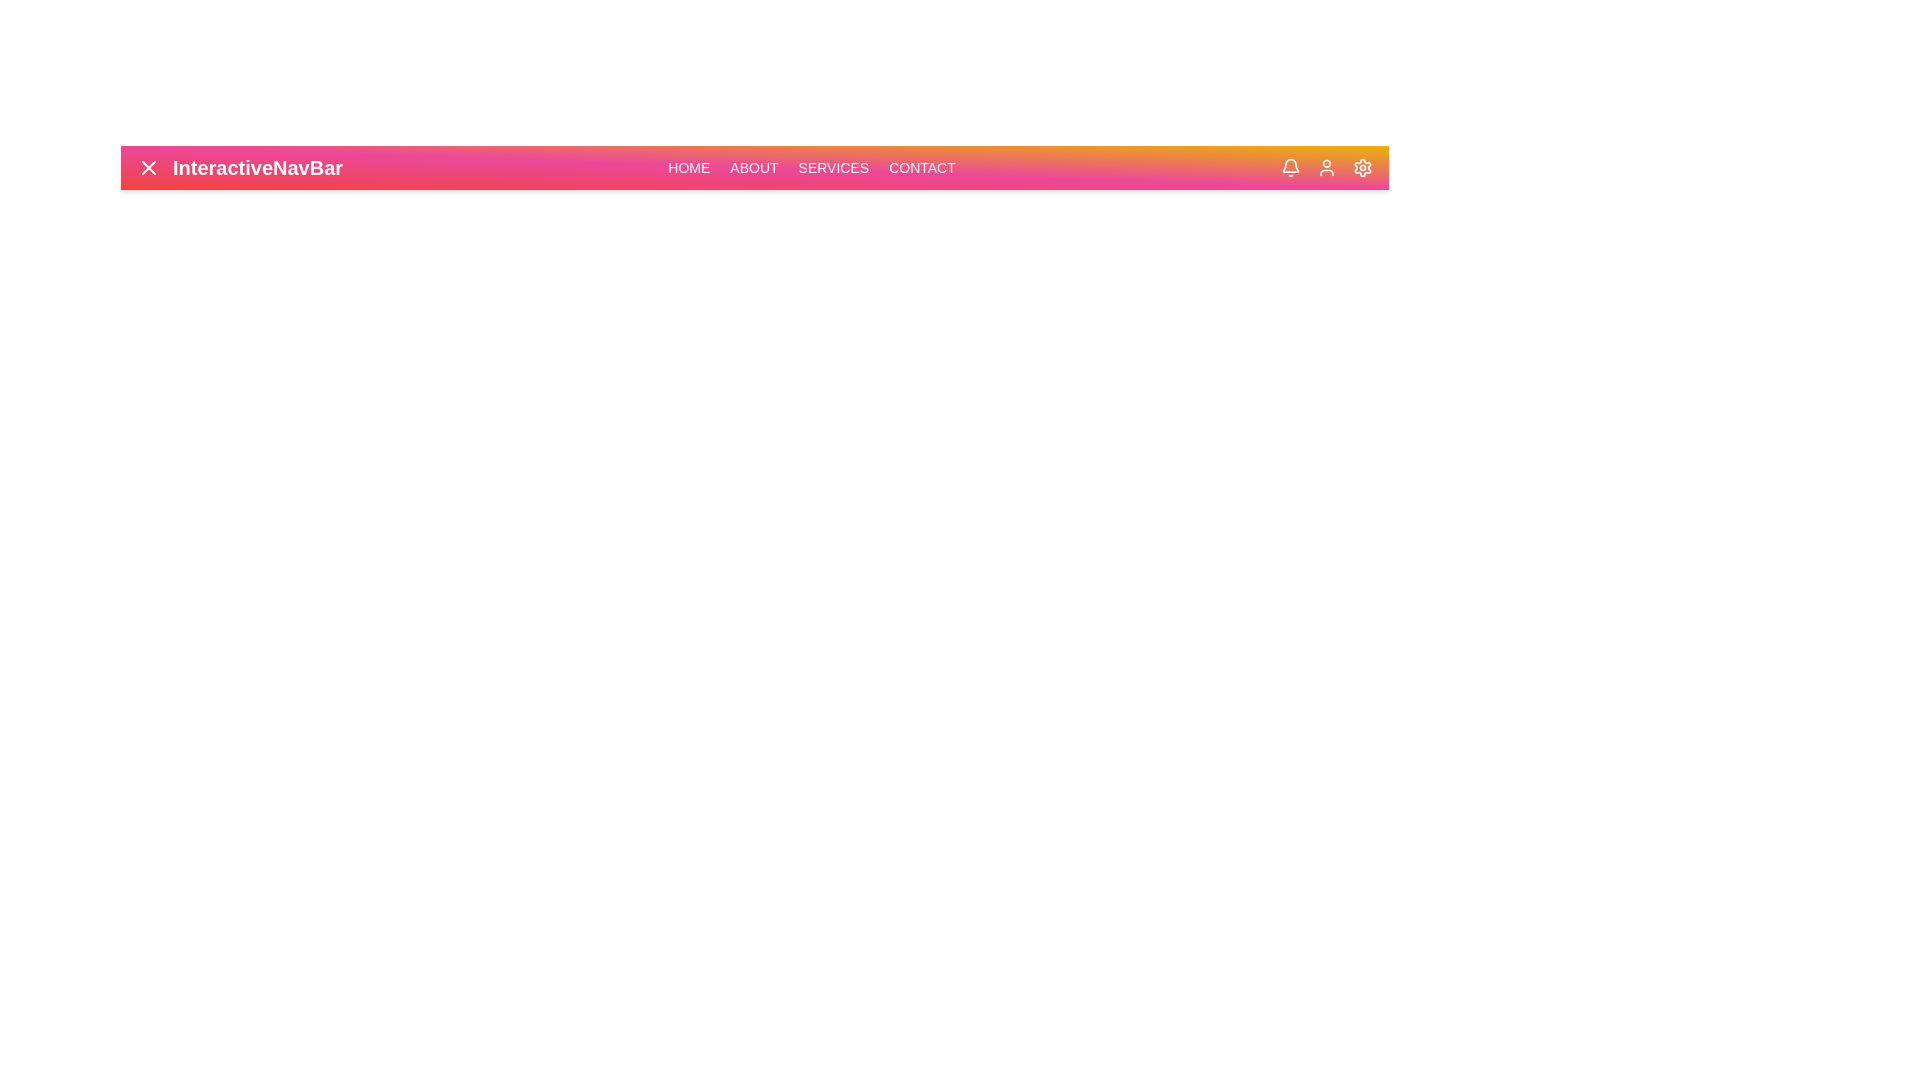 This screenshot has width=1920, height=1080. I want to click on the navigation link corresponding to Contact, so click(921, 167).